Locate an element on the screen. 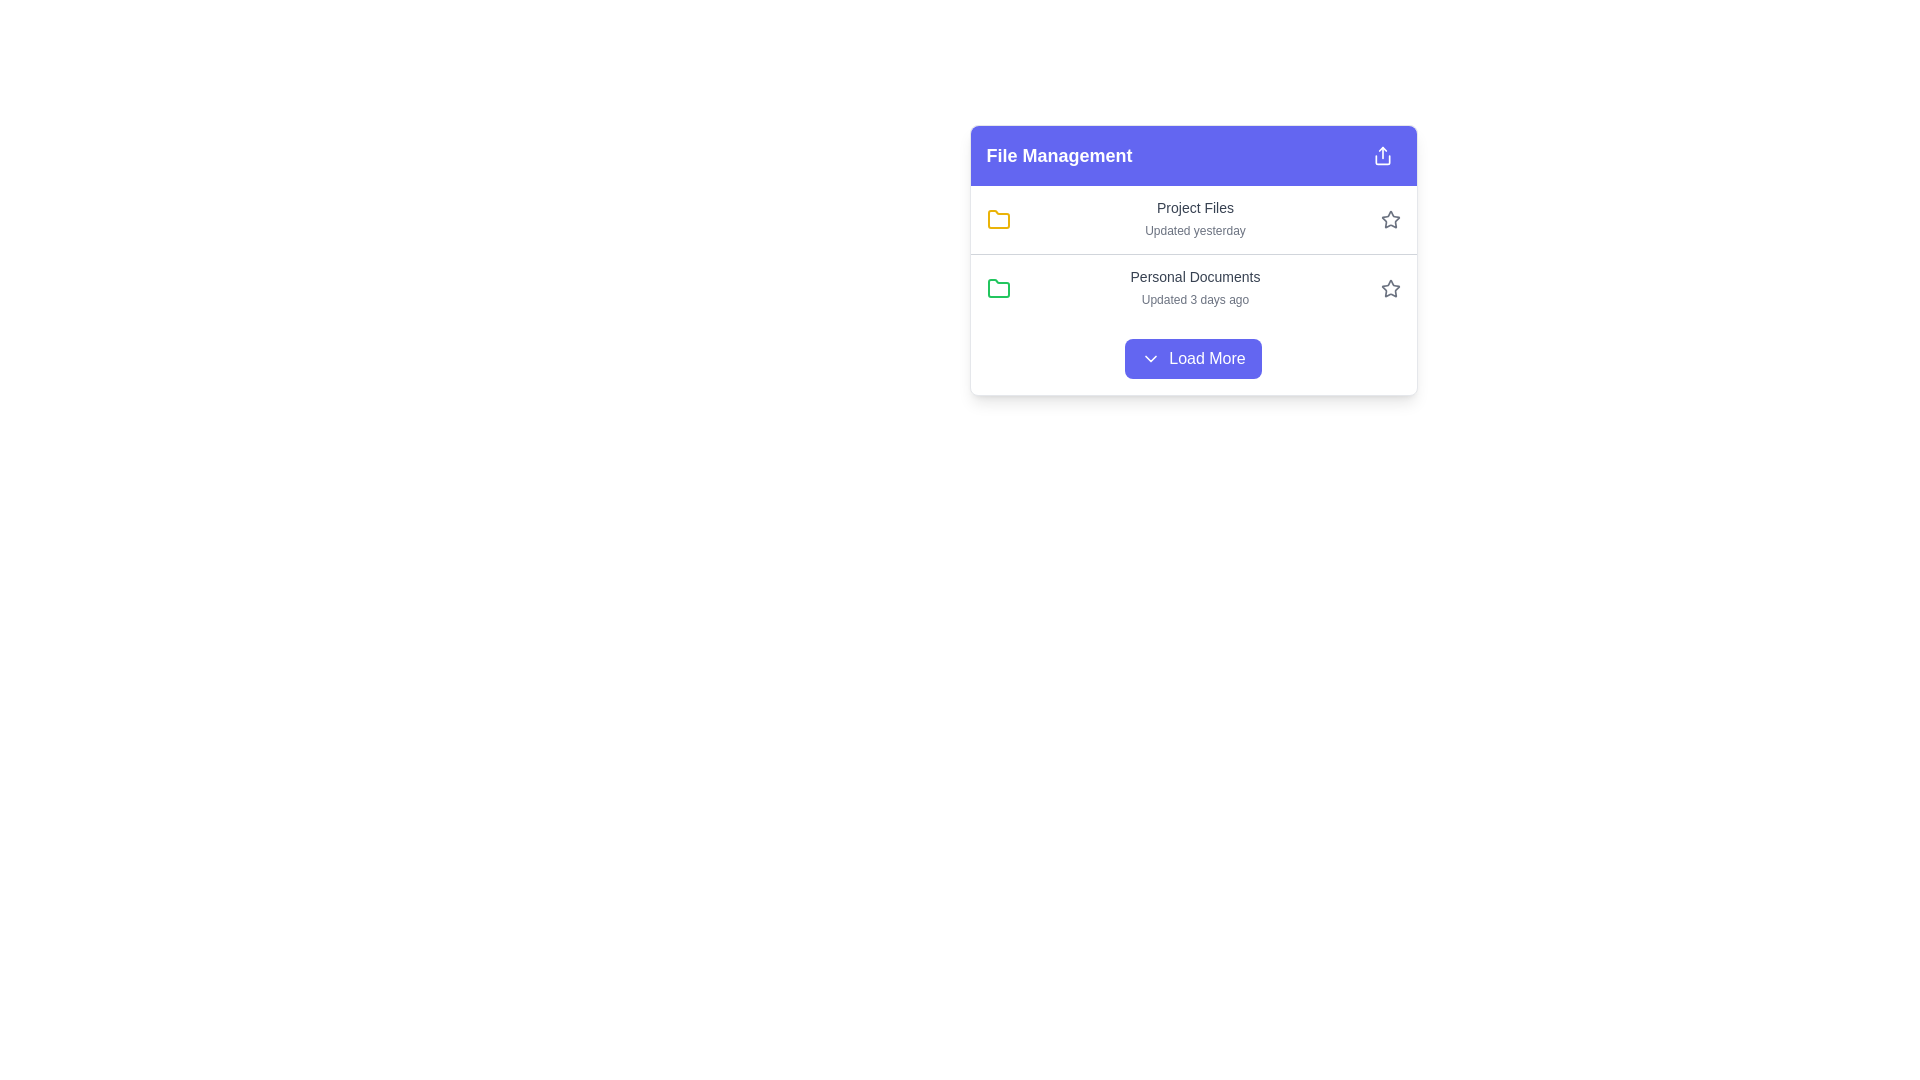 Image resolution: width=1920 pixels, height=1080 pixels. the green folder icon representing 'Personal Documents' is located at coordinates (998, 289).